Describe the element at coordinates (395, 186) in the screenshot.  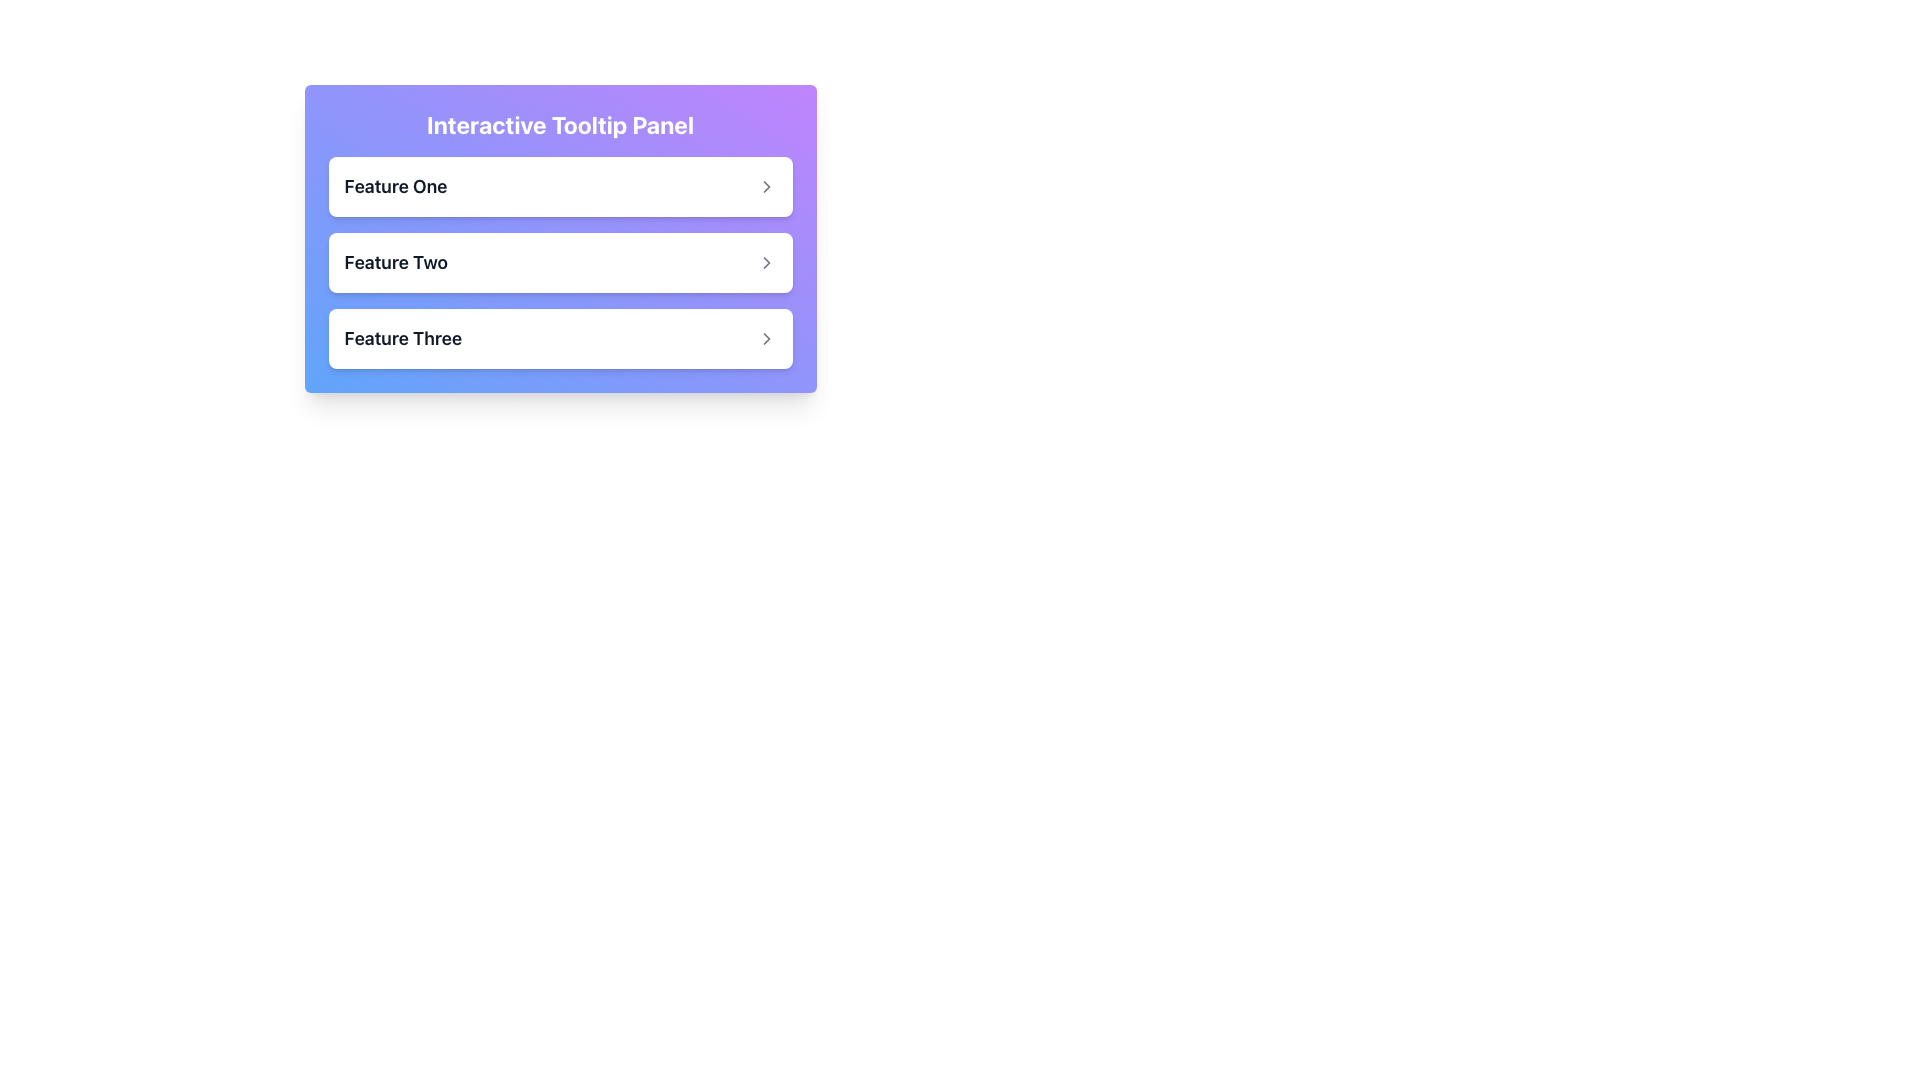
I see `the text label at the top-left corner of the interactive list item` at that location.